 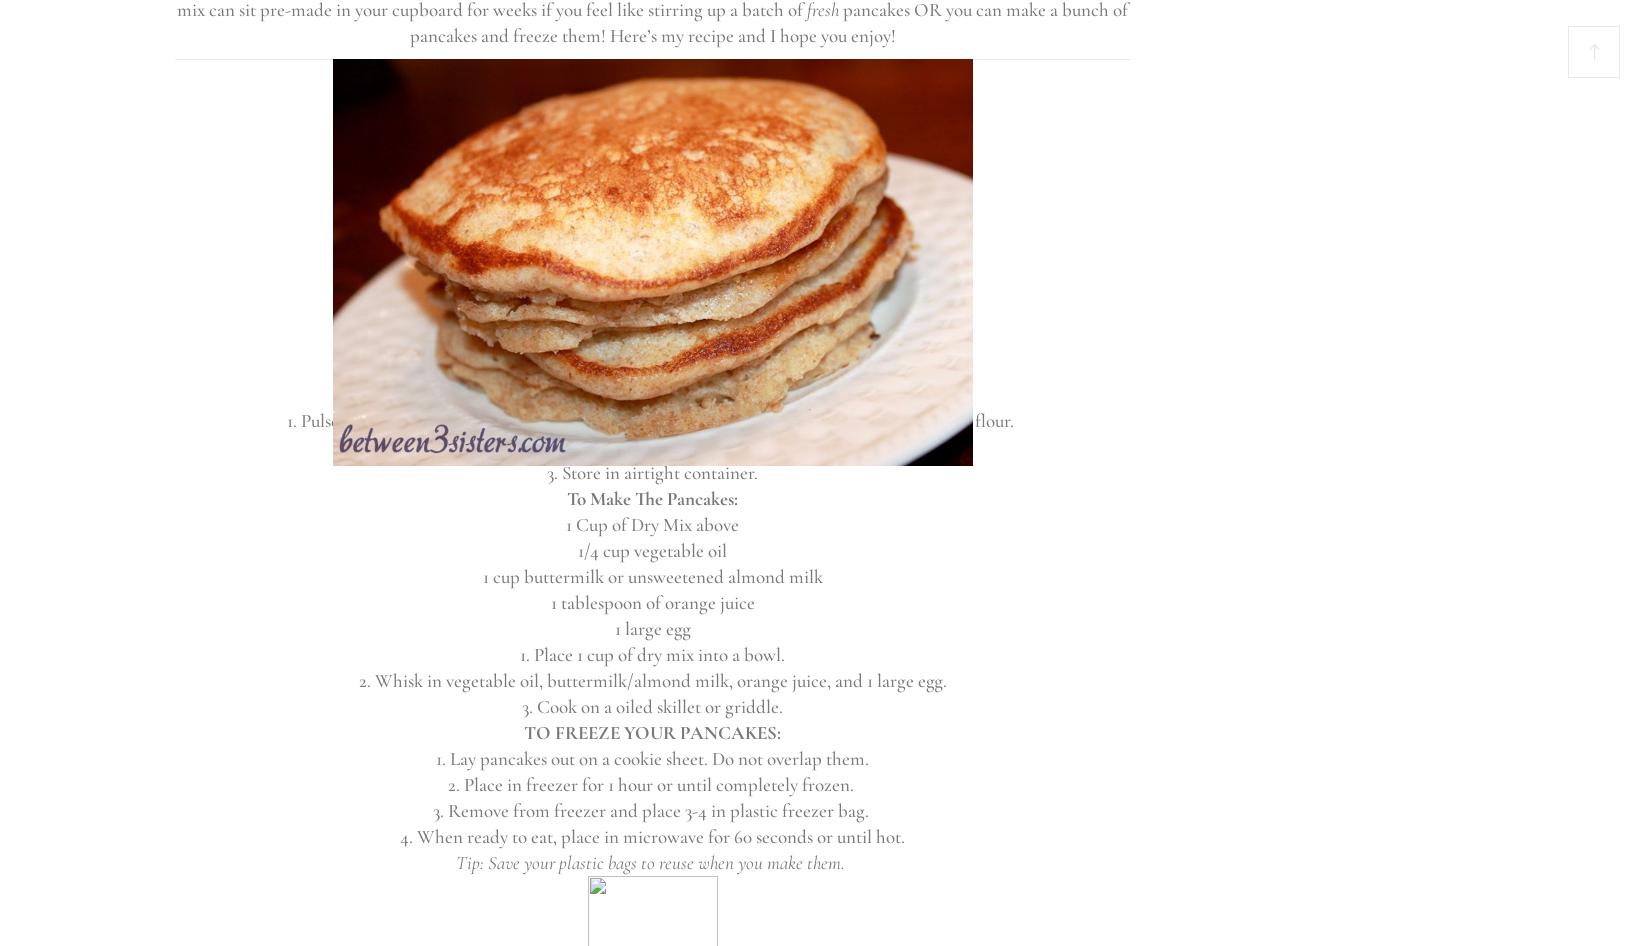 I want to click on '1/4 cup vegetable oil', so click(x=651, y=550).